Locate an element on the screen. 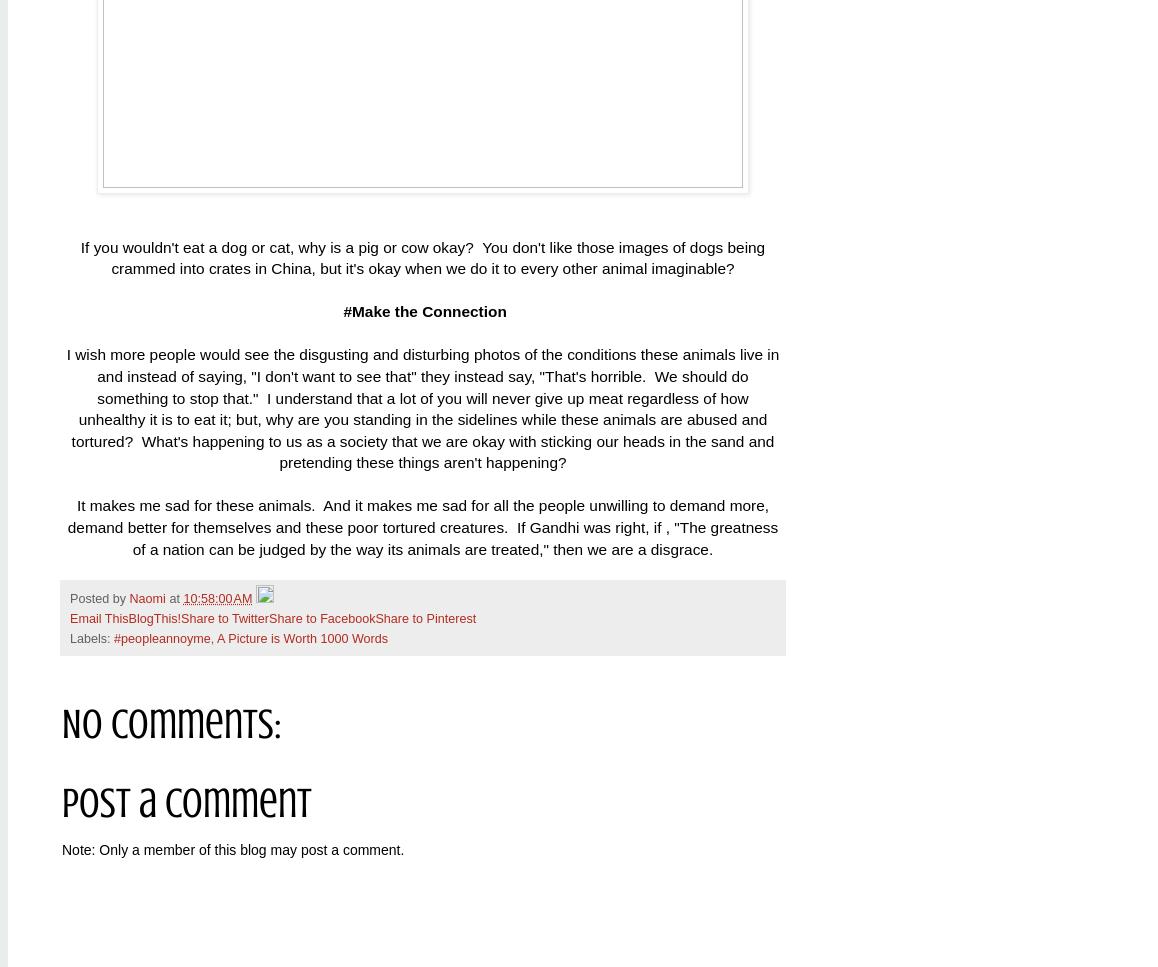  'It makes me sad for these animals.  And it makes me sad for all the people unwilling to demand more, demand better for themselves and these poor tortured creatures.  If Gandhi was right, if , "The greatness of a nation can be judged by the way its animals are treated," then we are a disgrace.' is located at coordinates (67, 527).